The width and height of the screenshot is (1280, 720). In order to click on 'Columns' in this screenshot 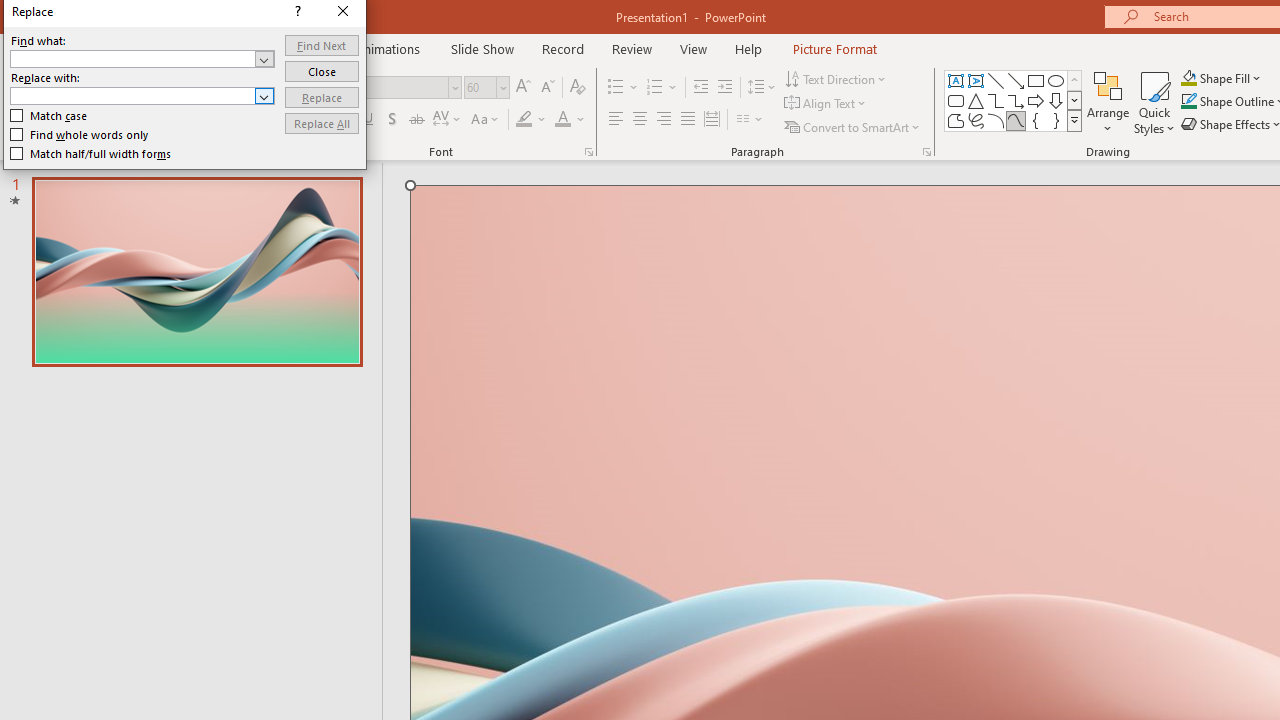, I will do `click(749, 119)`.